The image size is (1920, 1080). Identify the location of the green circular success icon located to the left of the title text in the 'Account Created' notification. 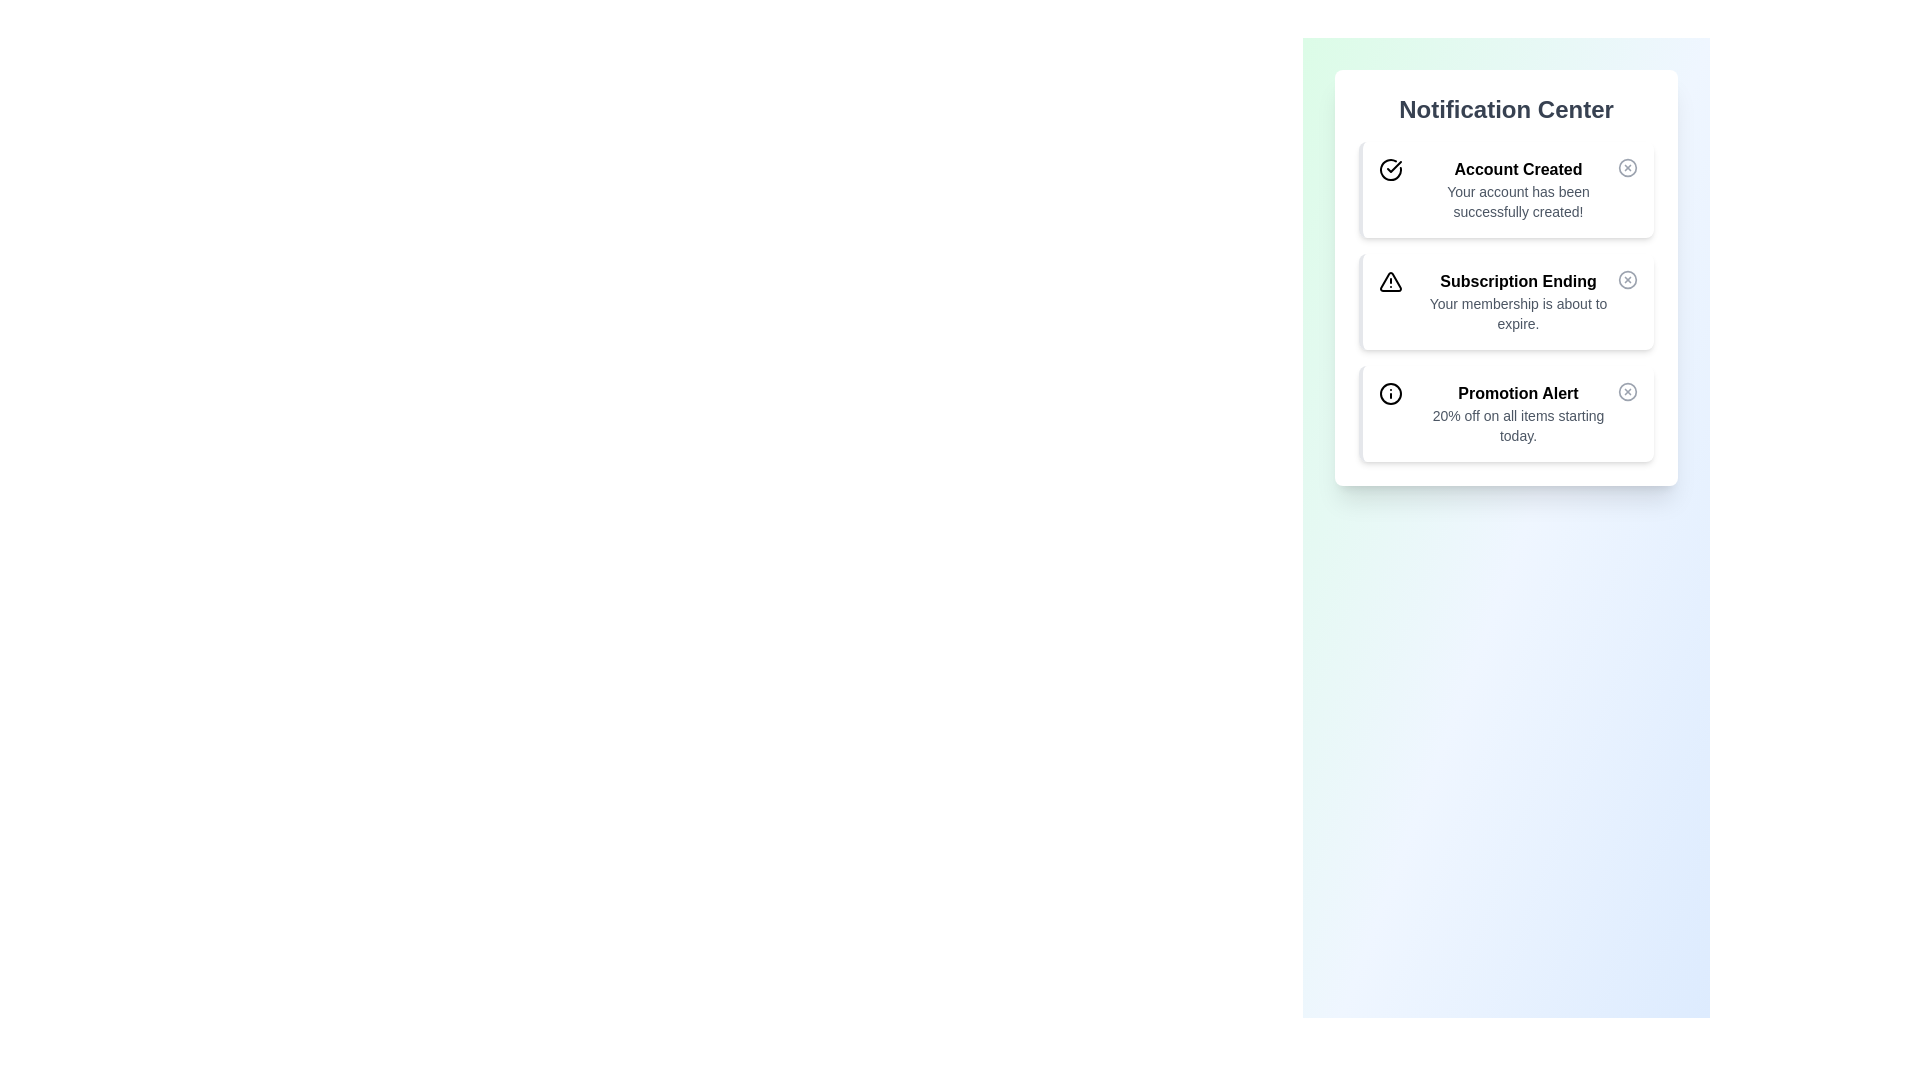
(1390, 168).